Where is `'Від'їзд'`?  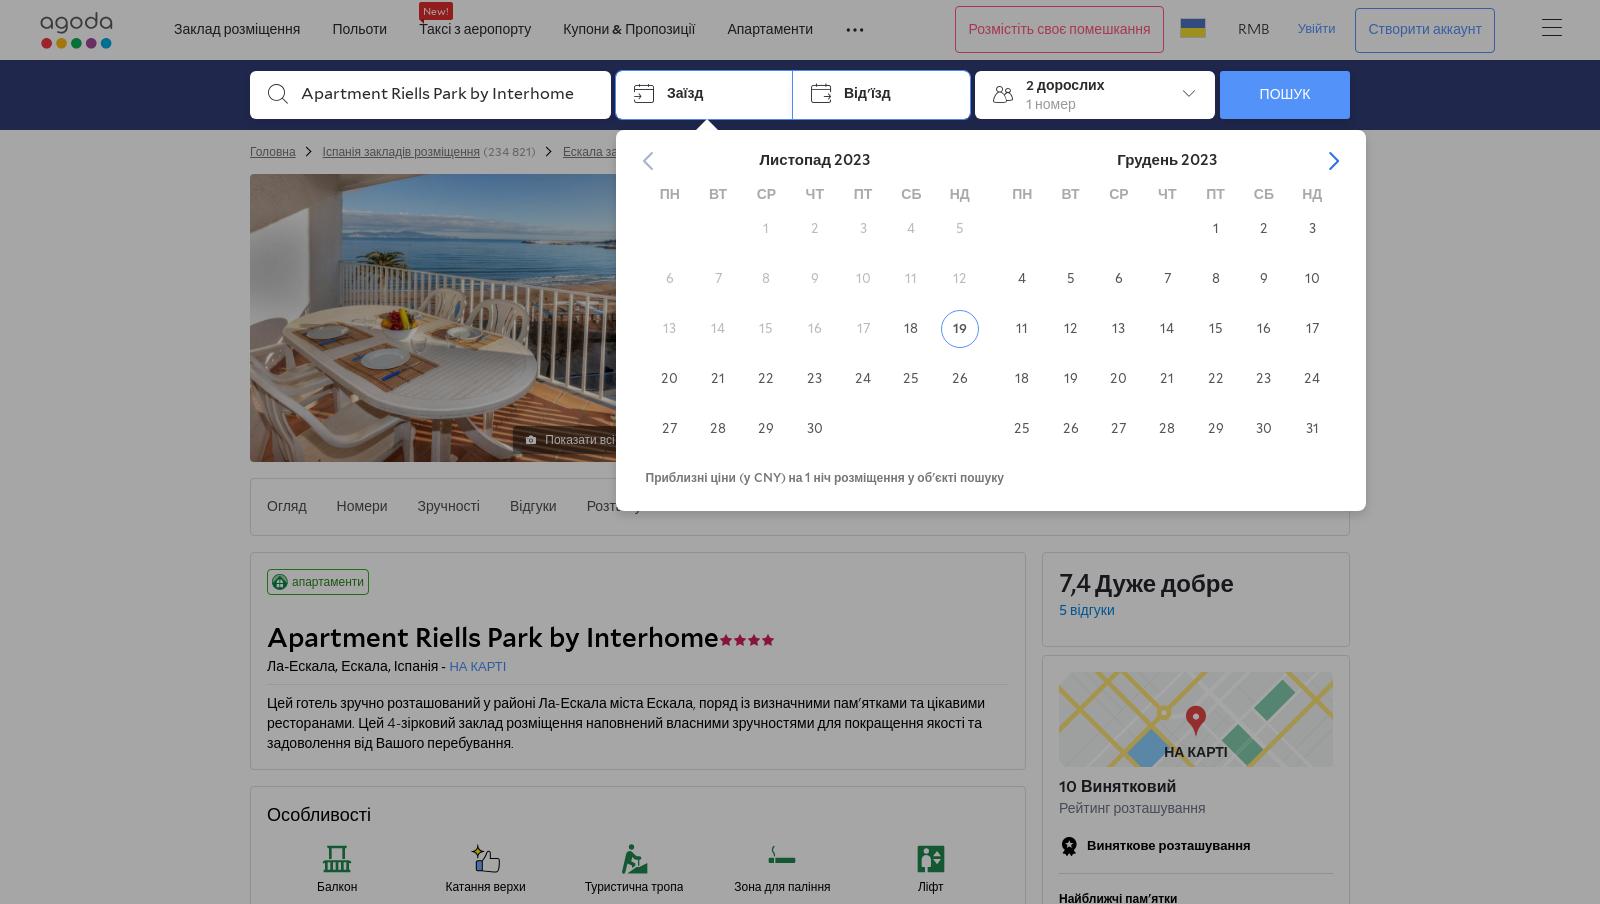 'Від'їзд' is located at coordinates (866, 93).